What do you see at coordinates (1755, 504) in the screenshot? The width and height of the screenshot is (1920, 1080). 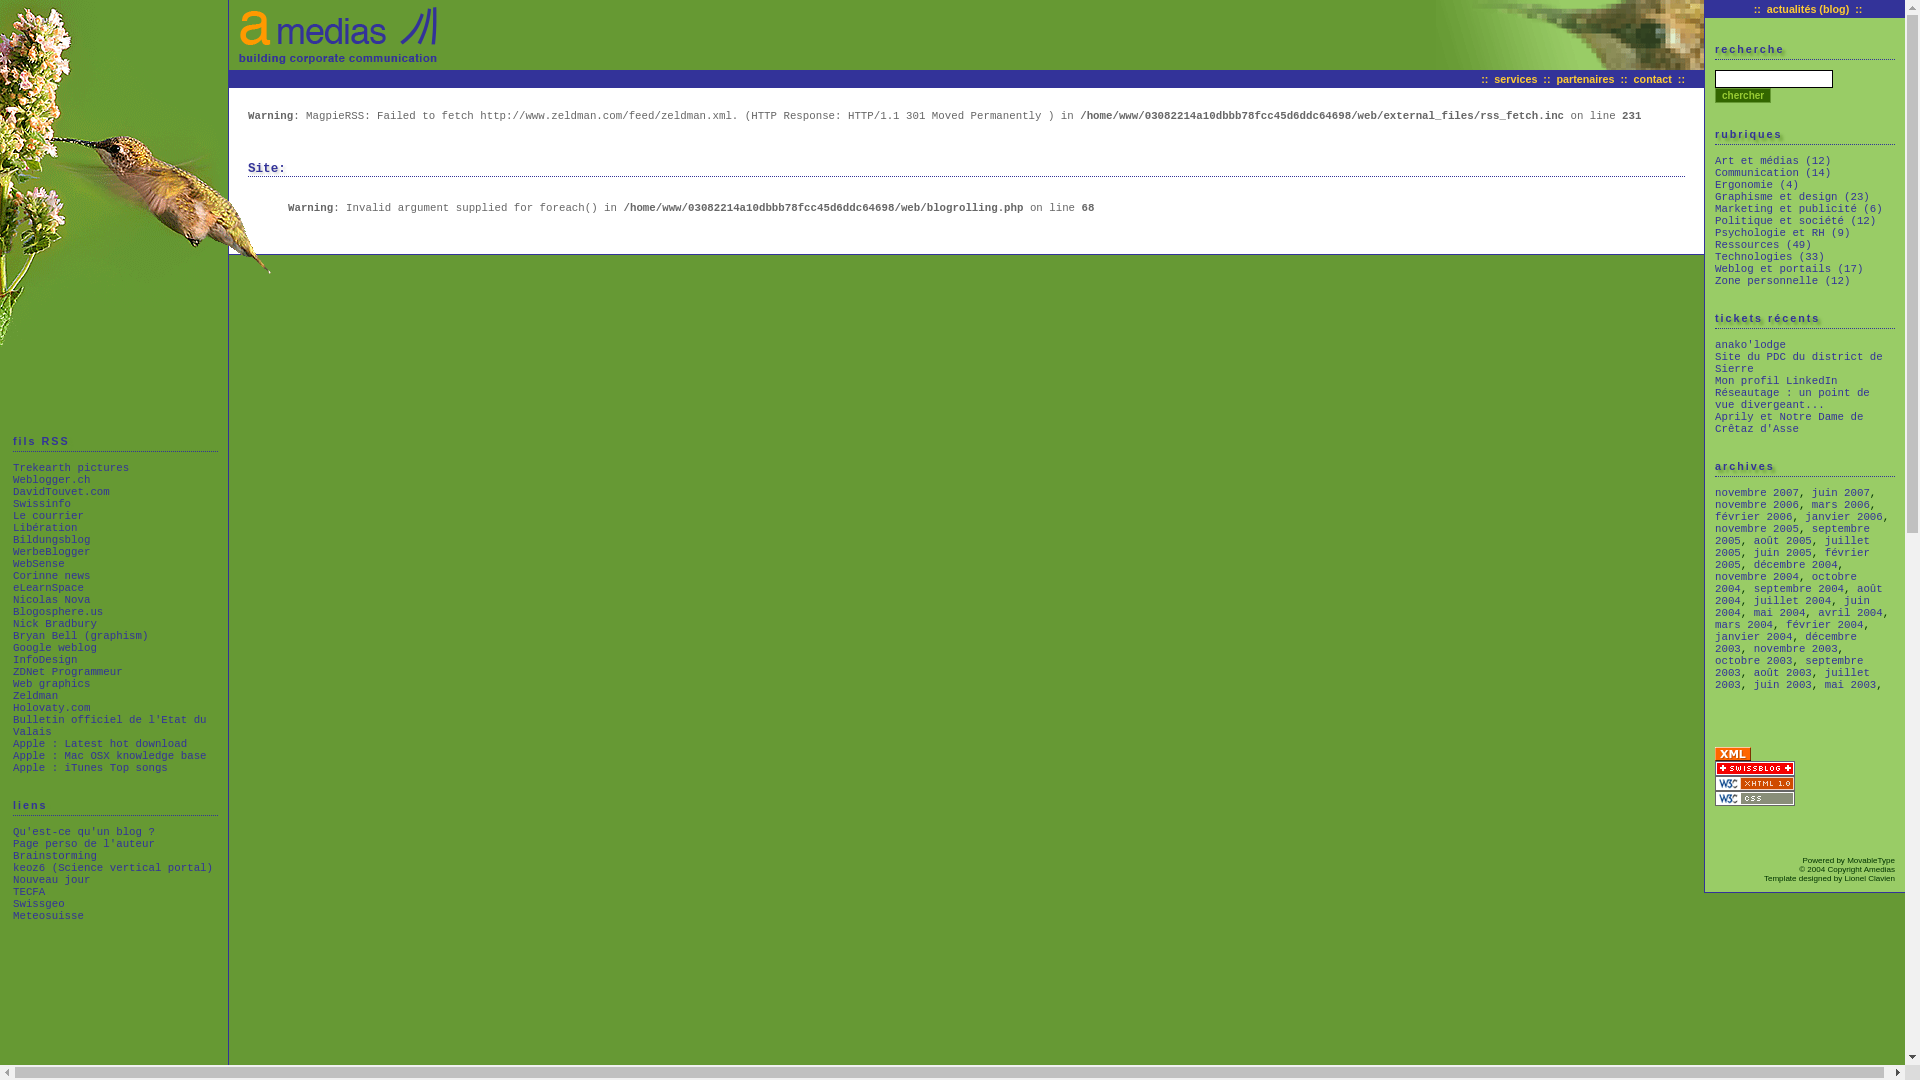 I see `'novembre 2006'` at bounding box center [1755, 504].